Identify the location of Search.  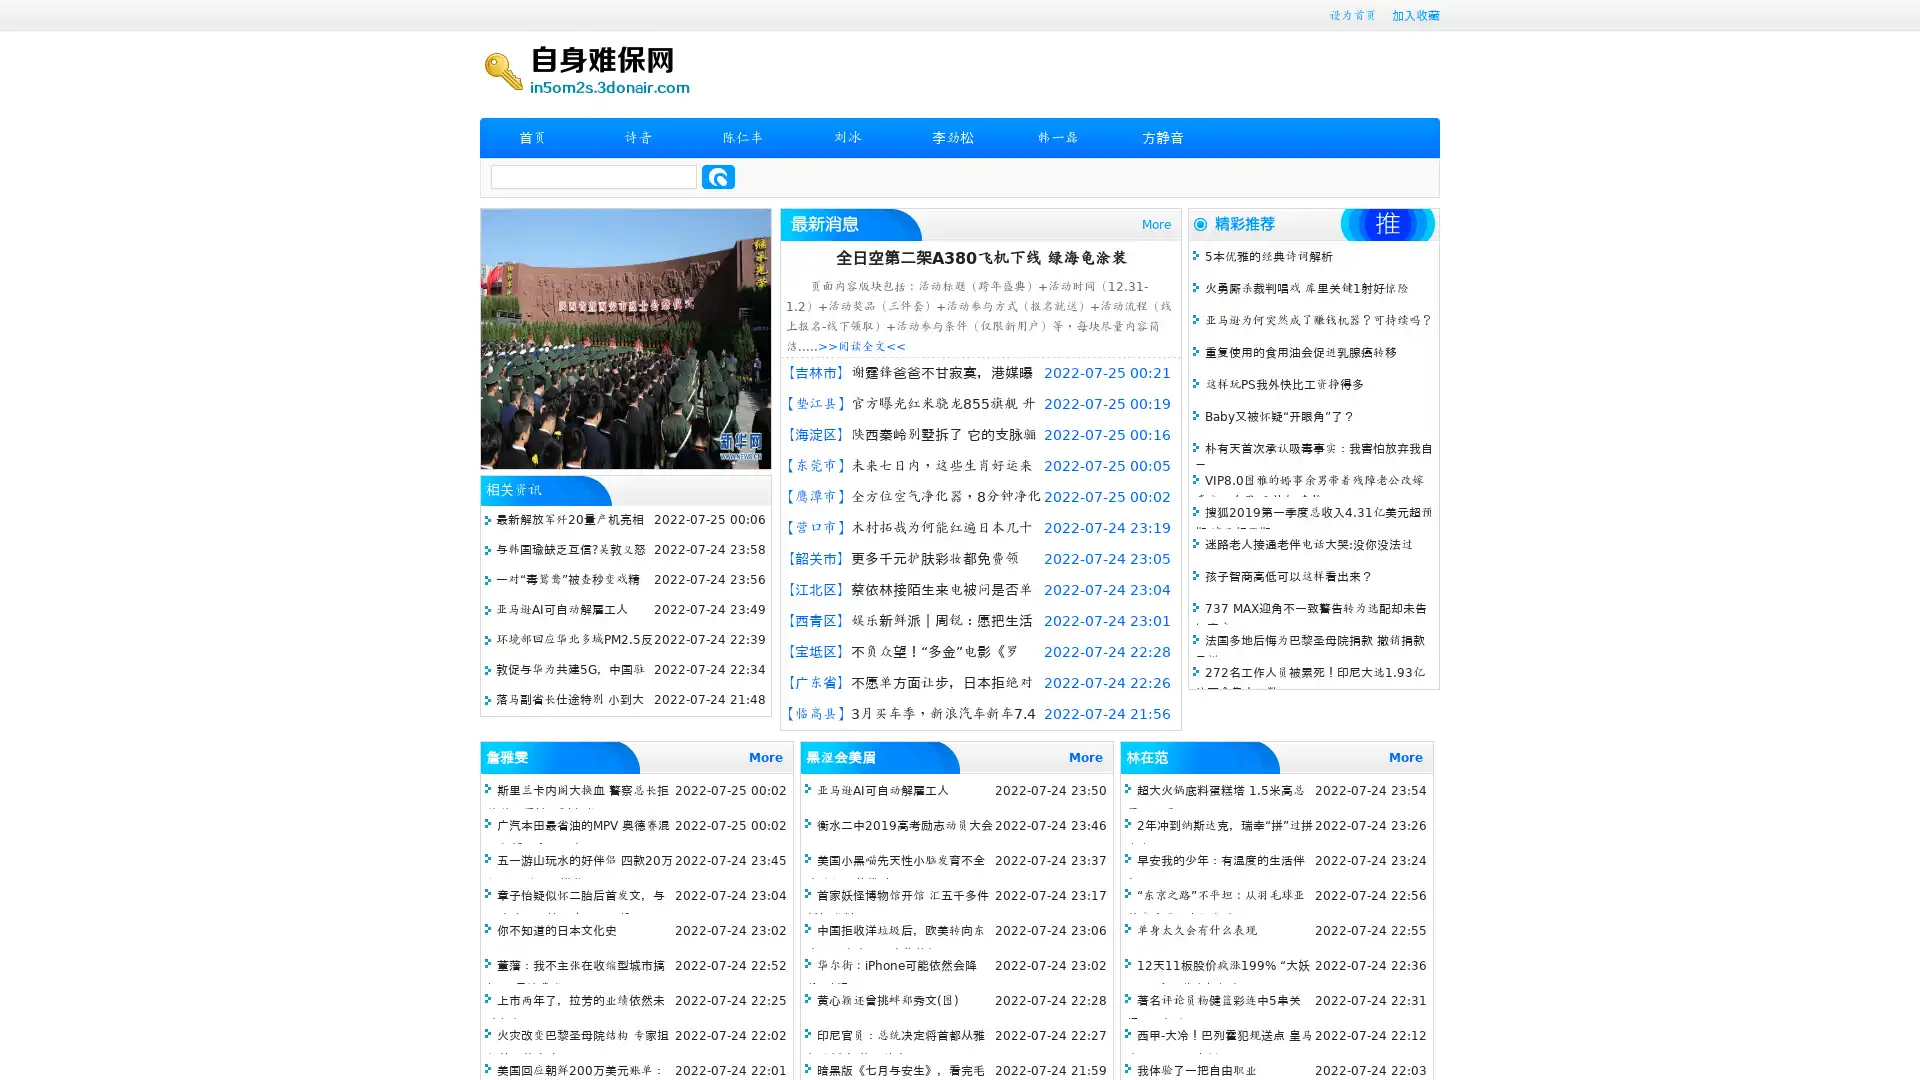
(718, 176).